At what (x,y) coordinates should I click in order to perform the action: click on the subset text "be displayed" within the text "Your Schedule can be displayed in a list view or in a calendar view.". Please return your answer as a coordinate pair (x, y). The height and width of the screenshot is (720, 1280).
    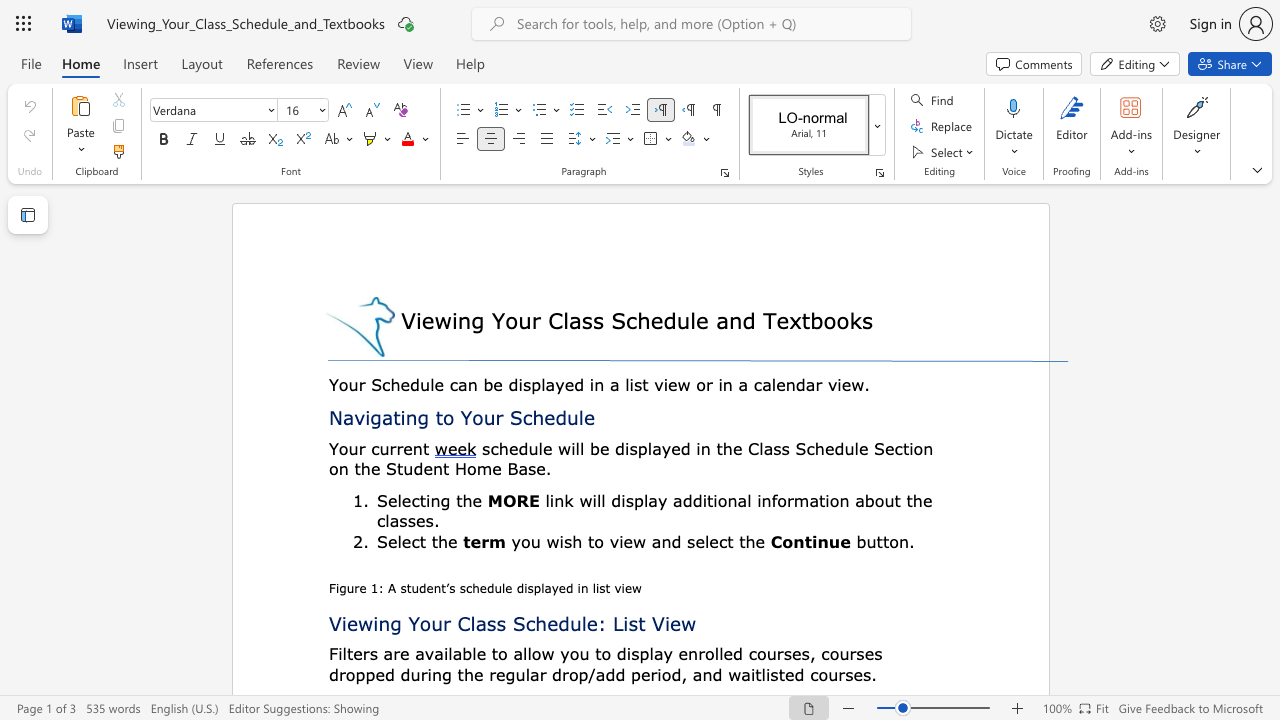
    Looking at the image, I should click on (483, 384).